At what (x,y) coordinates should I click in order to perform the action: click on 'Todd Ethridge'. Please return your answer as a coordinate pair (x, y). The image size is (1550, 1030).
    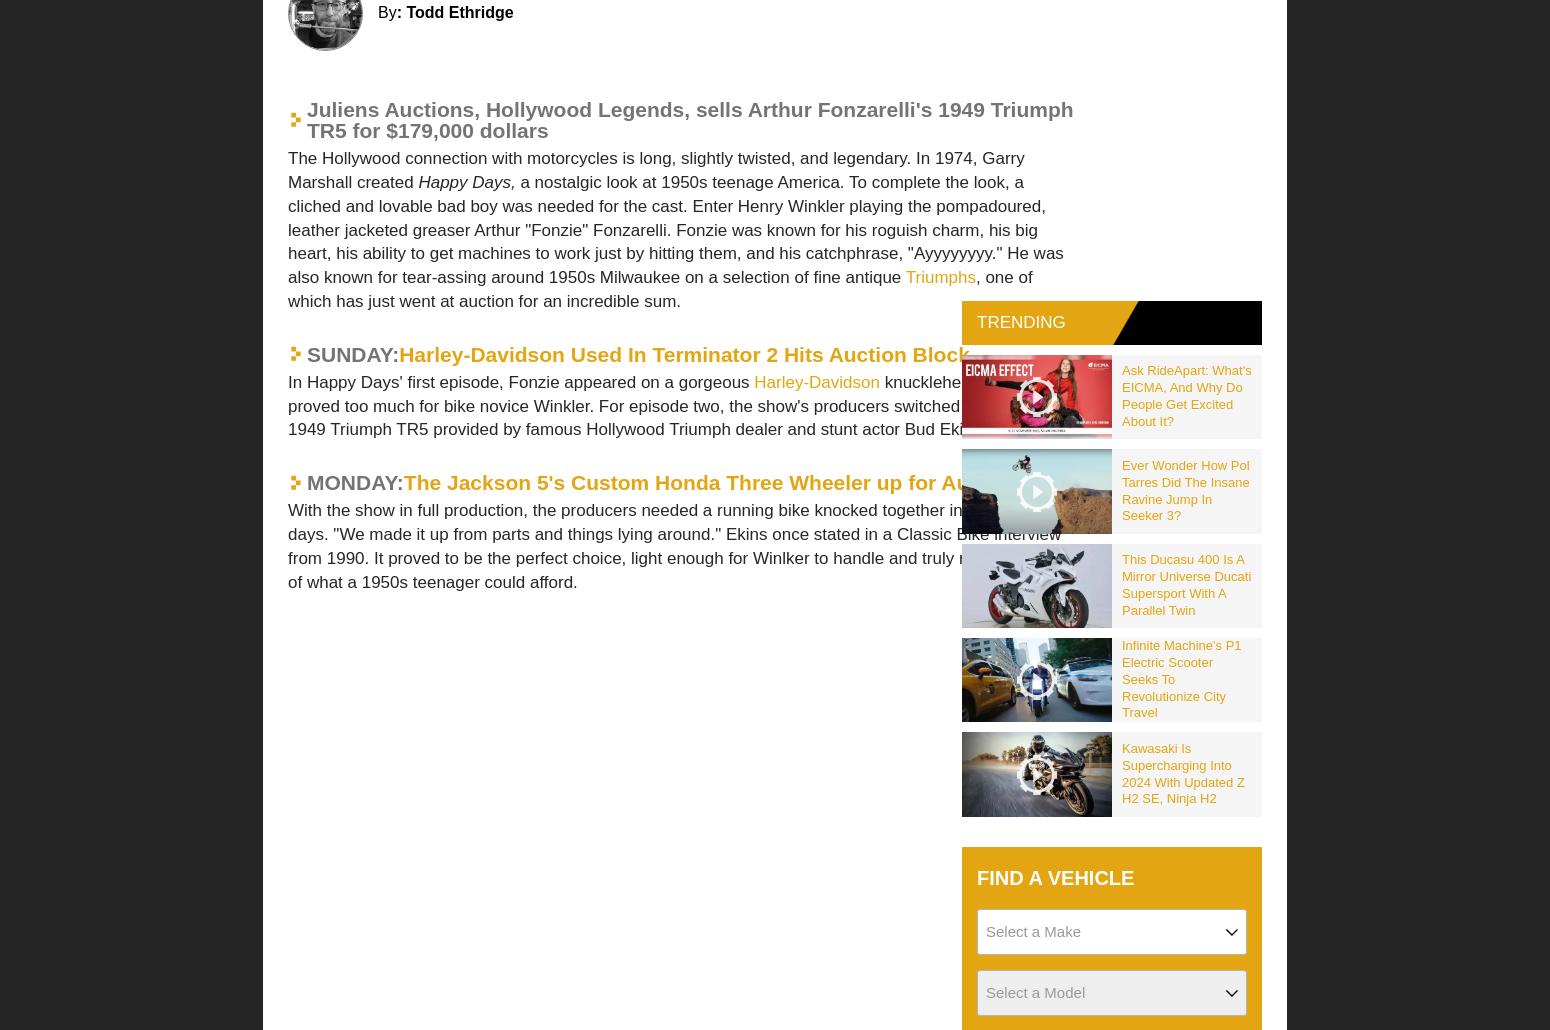
    Looking at the image, I should click on (459, 12).